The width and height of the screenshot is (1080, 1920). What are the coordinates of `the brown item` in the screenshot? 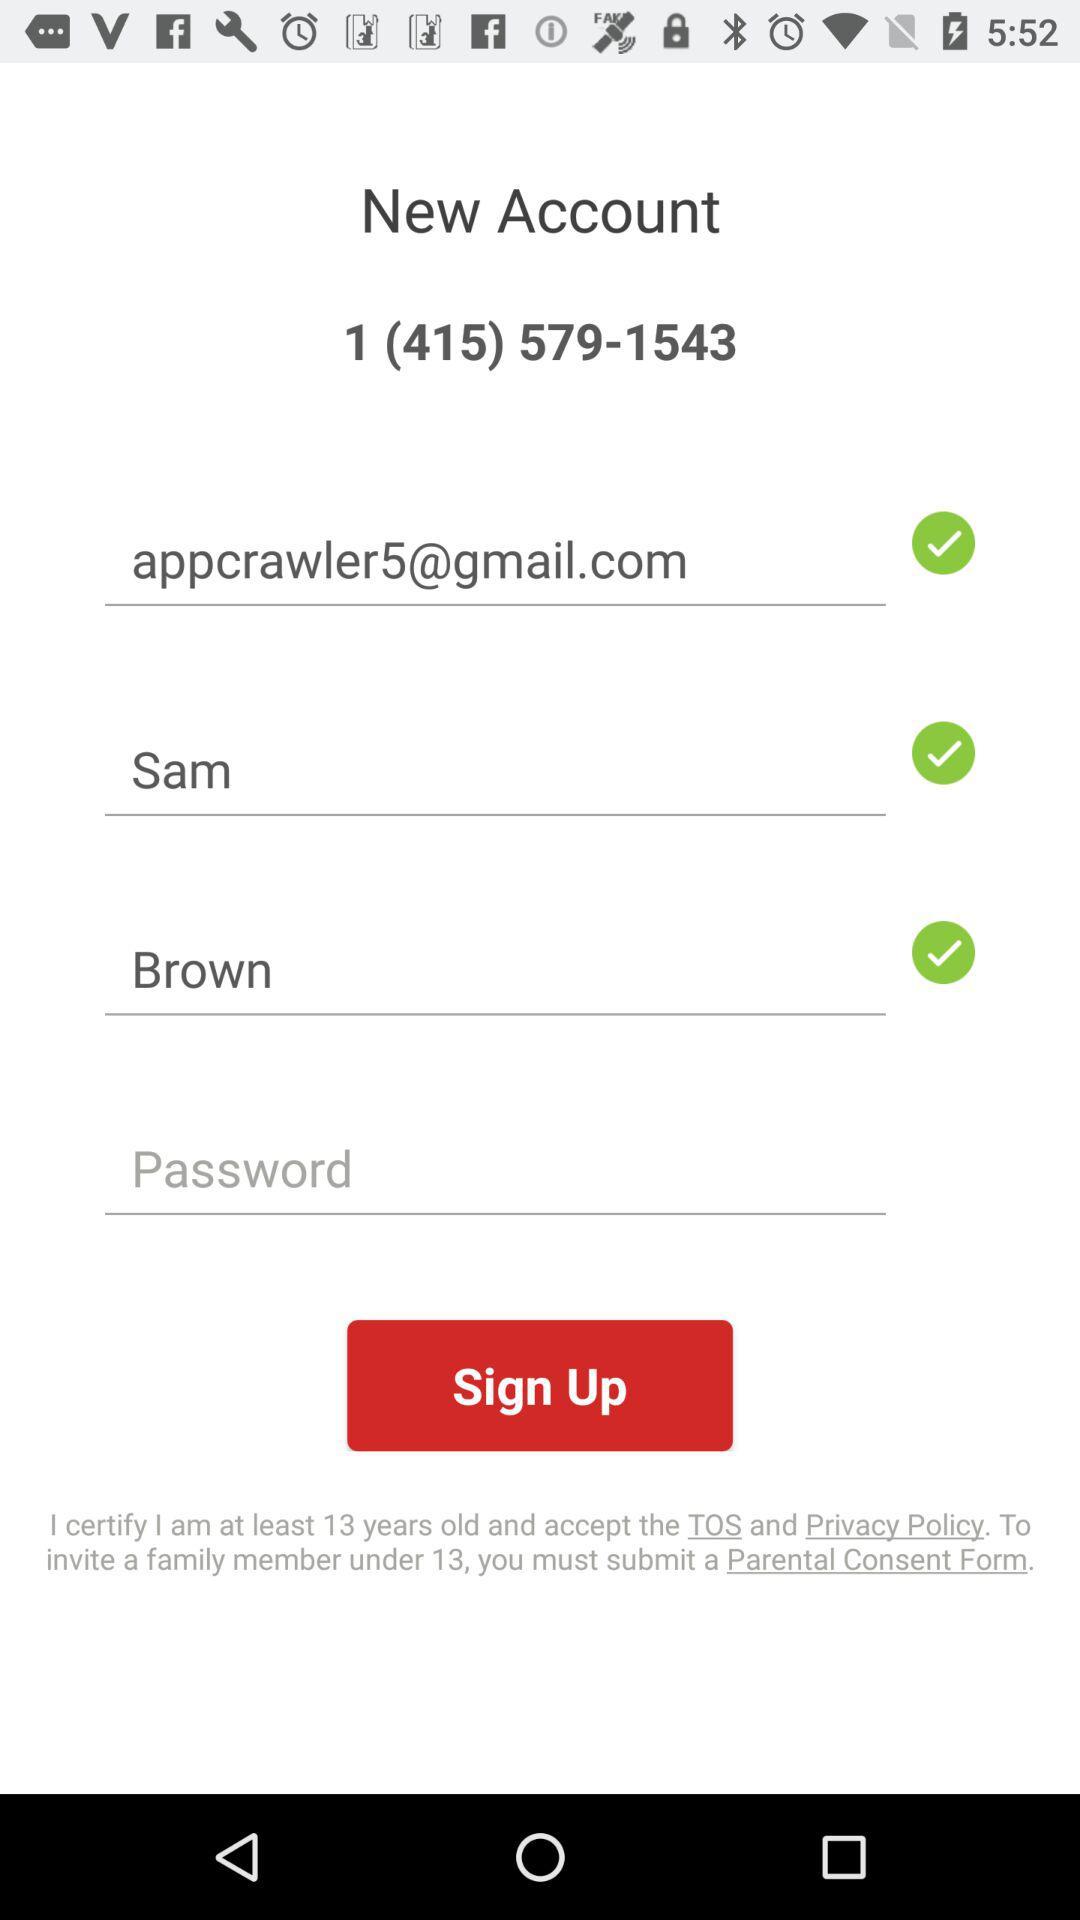 It's located at (495, 968).